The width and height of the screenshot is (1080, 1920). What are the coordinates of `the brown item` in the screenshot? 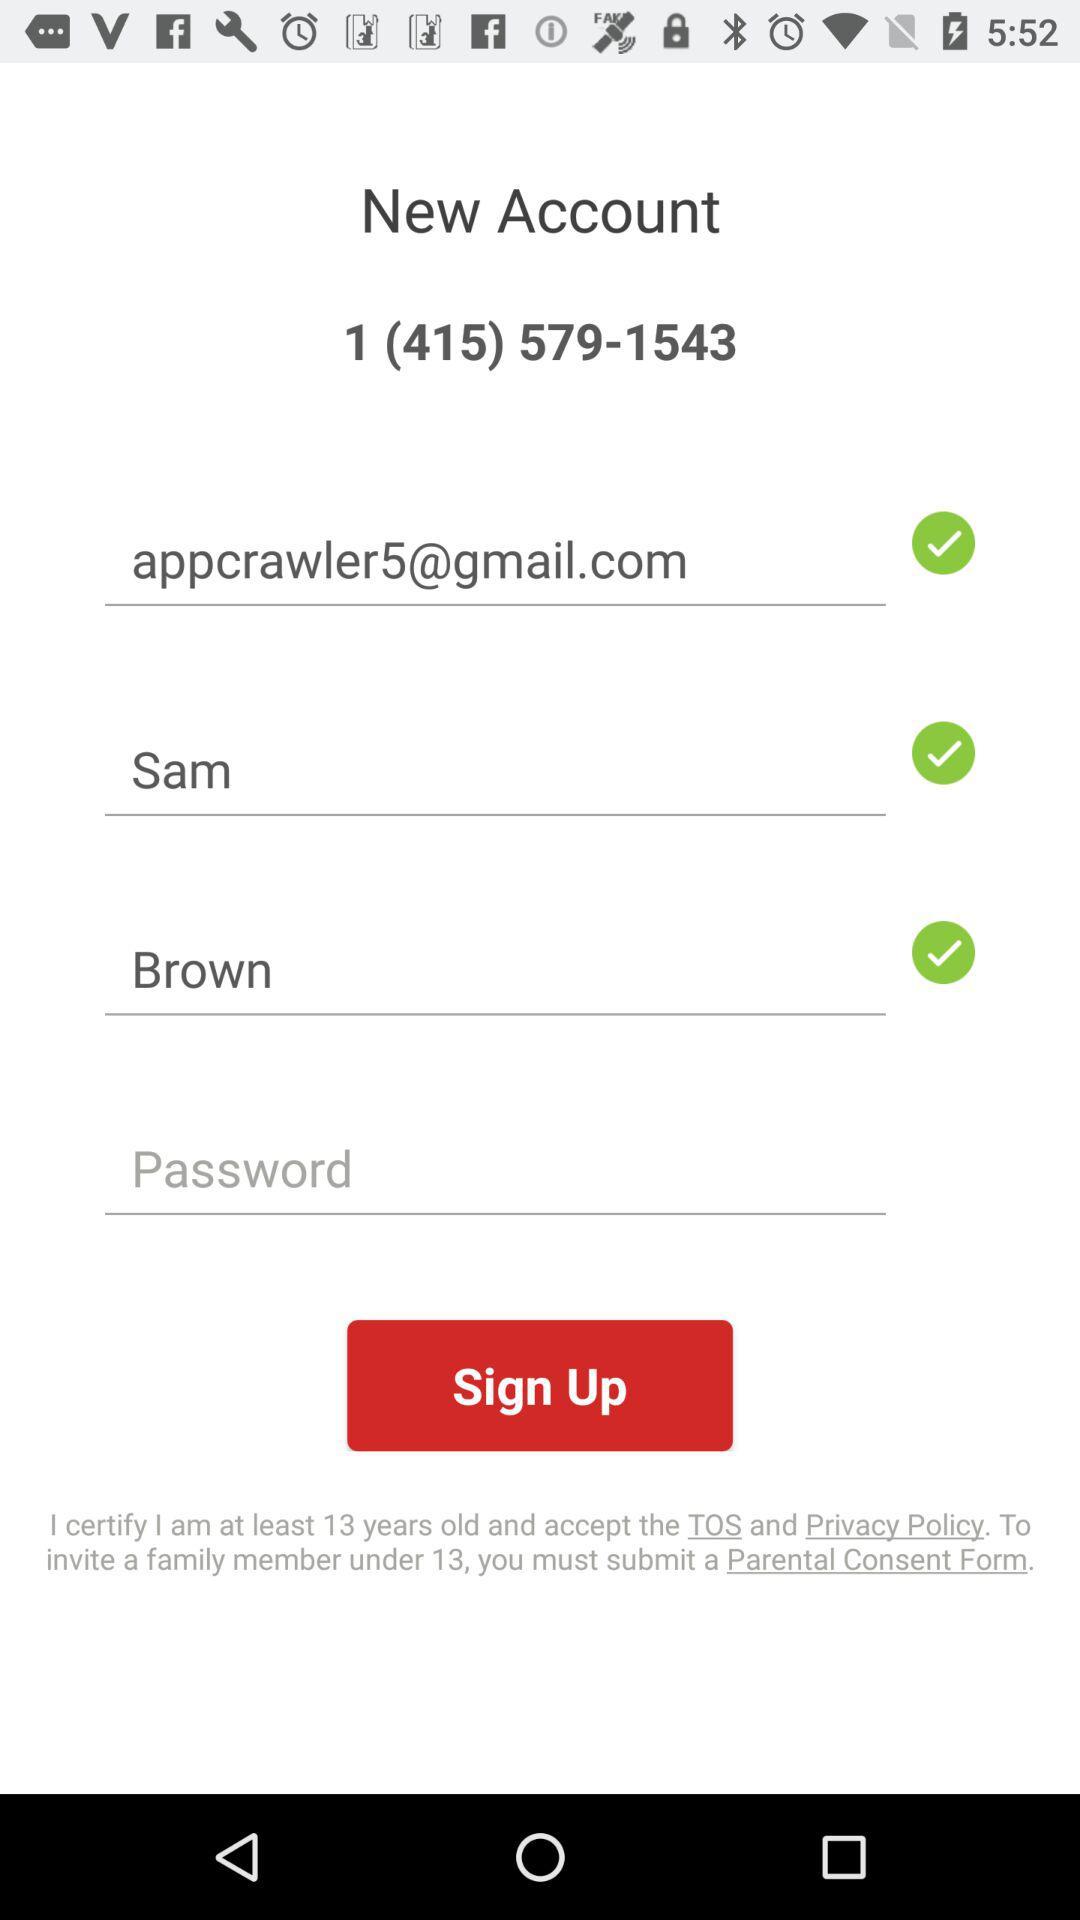 It's located at (495, 968).